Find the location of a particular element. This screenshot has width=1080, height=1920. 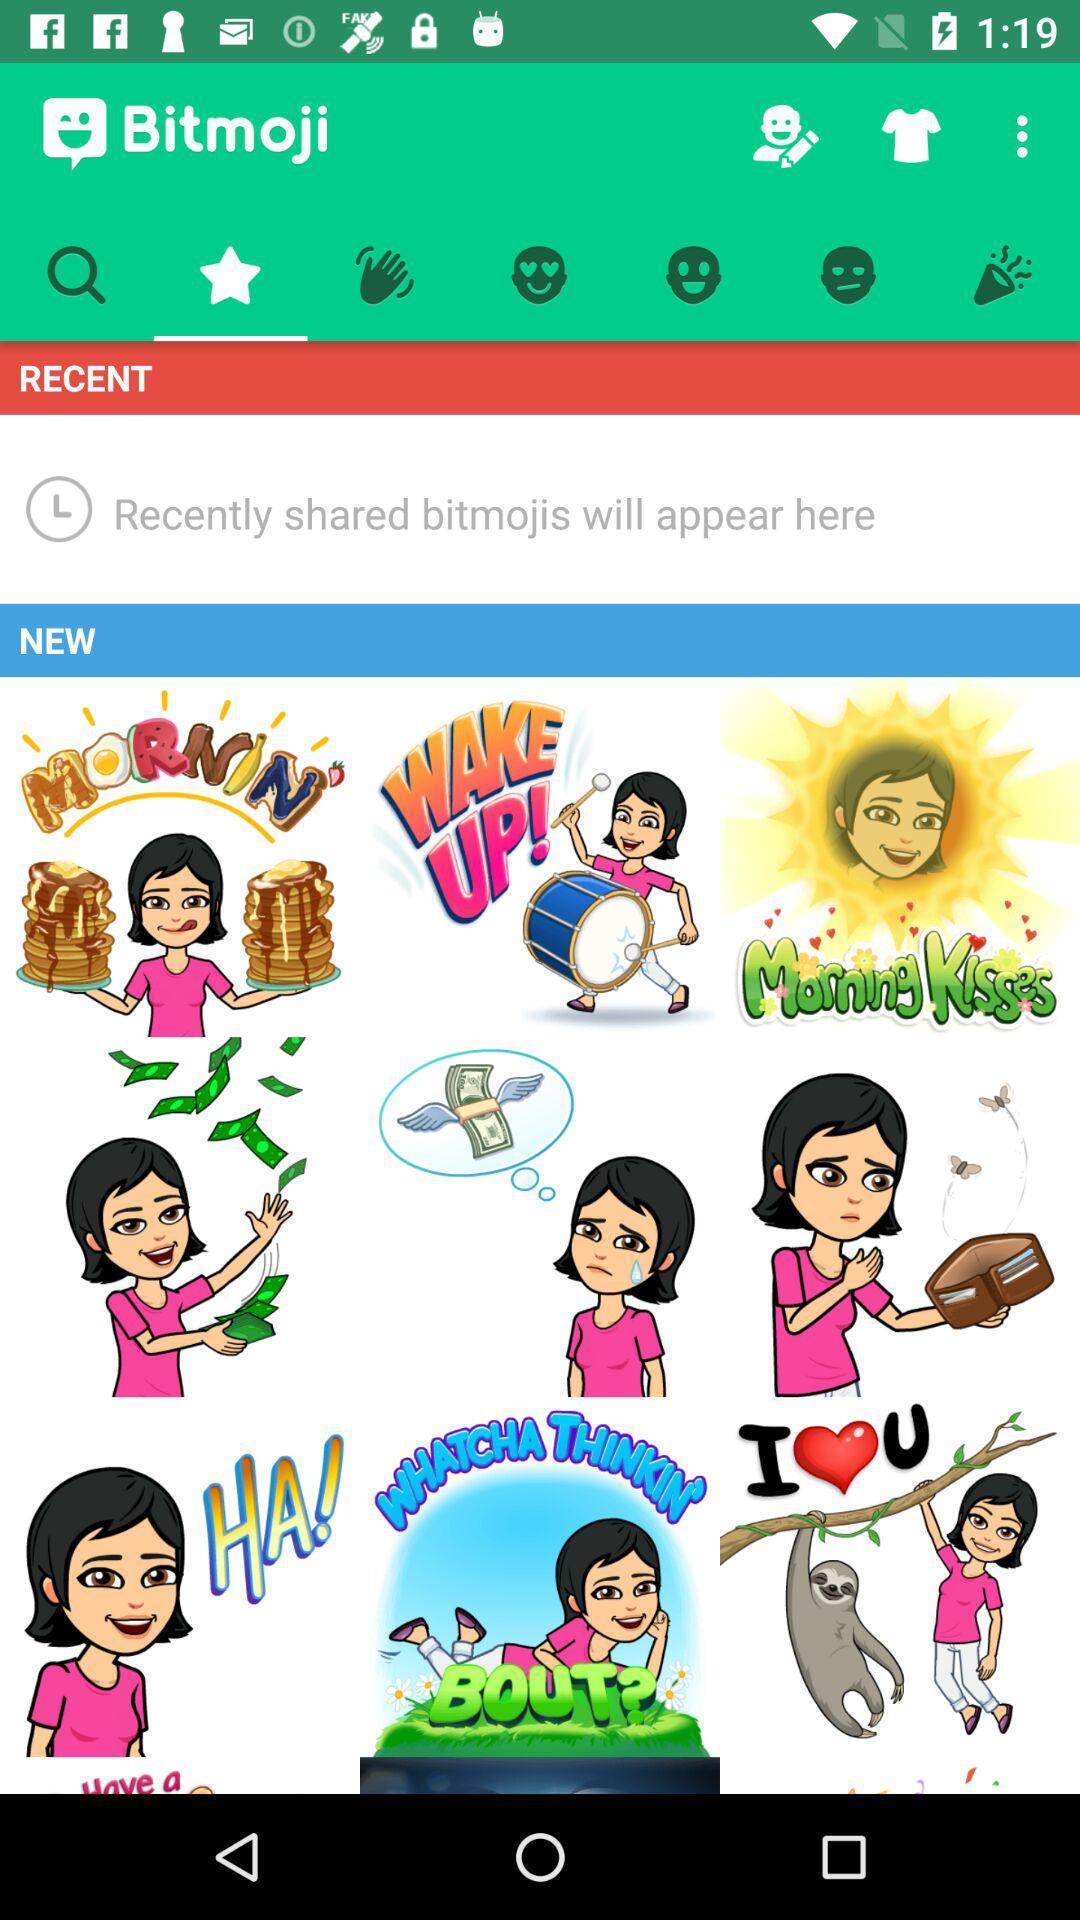

see image is located at coordinates (898, 857).